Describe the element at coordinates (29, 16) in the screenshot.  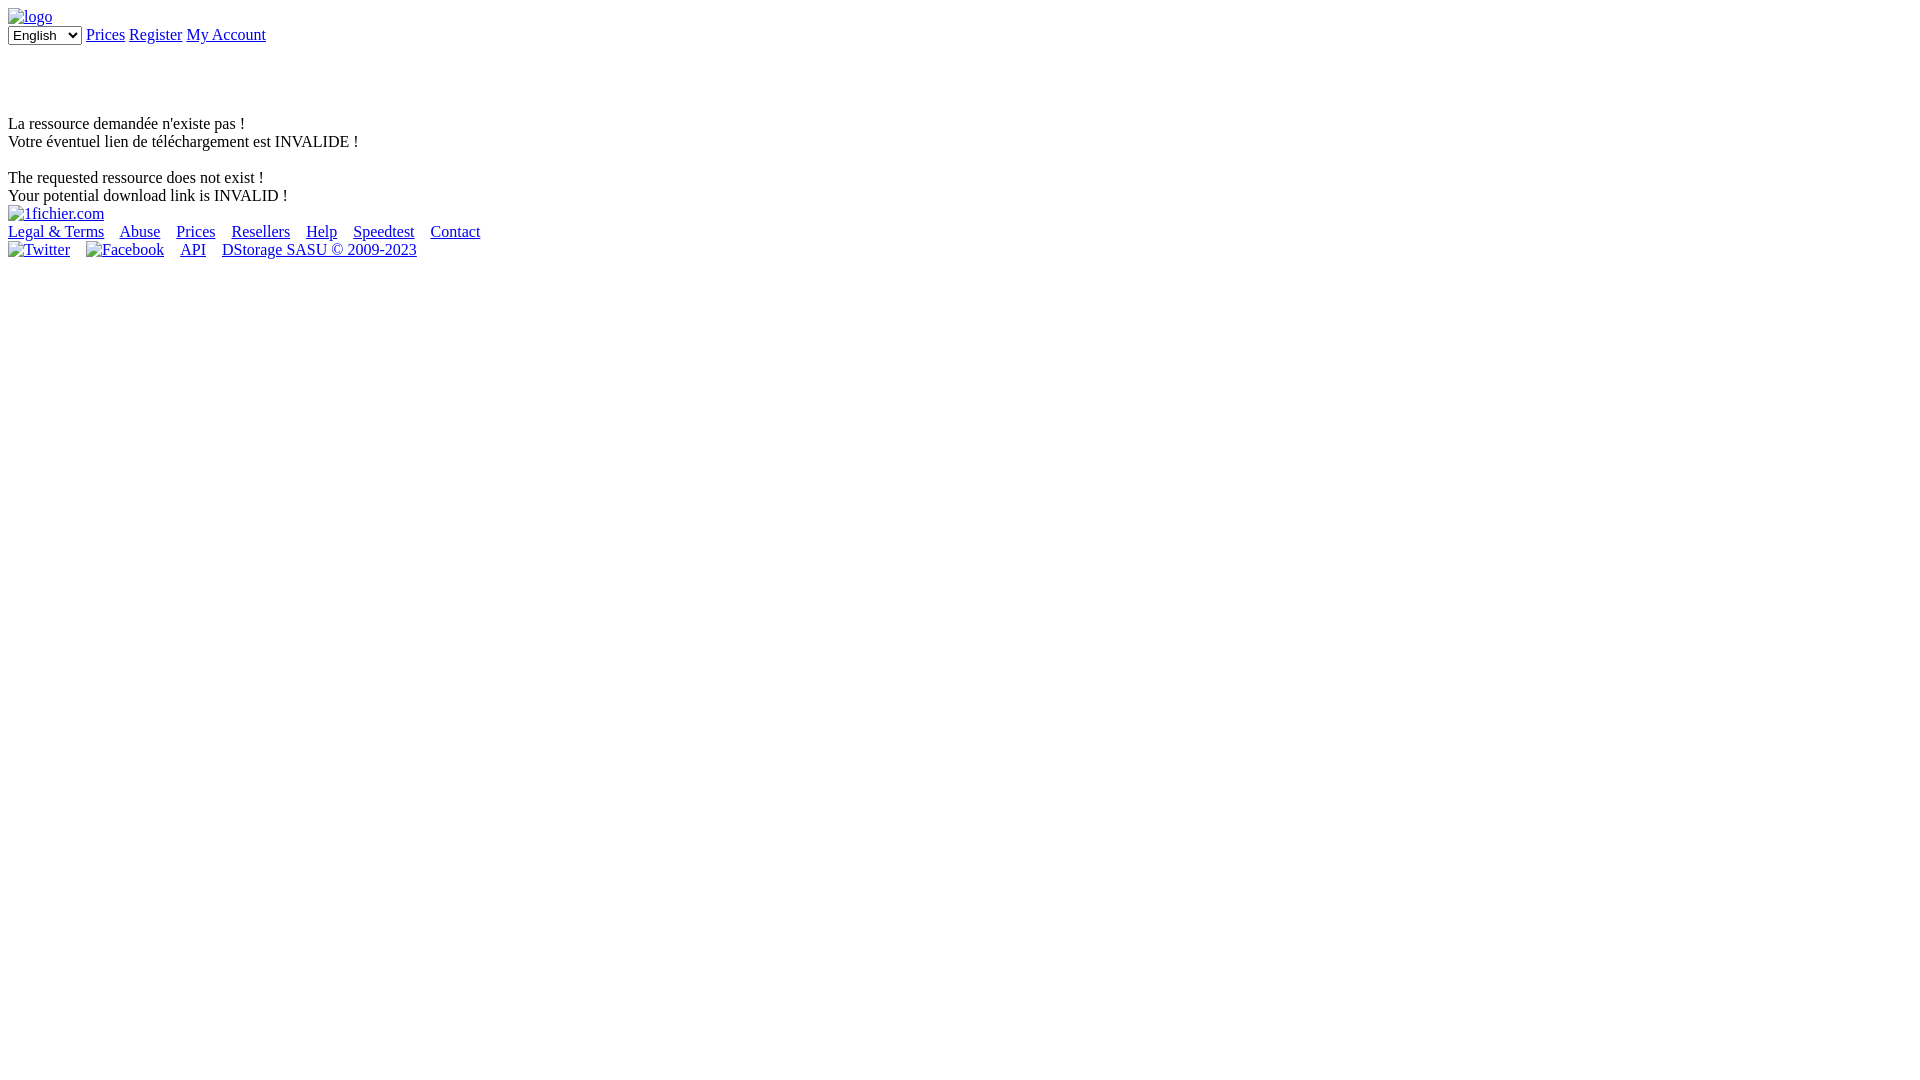
I see `'1fichier.com'` at that location.